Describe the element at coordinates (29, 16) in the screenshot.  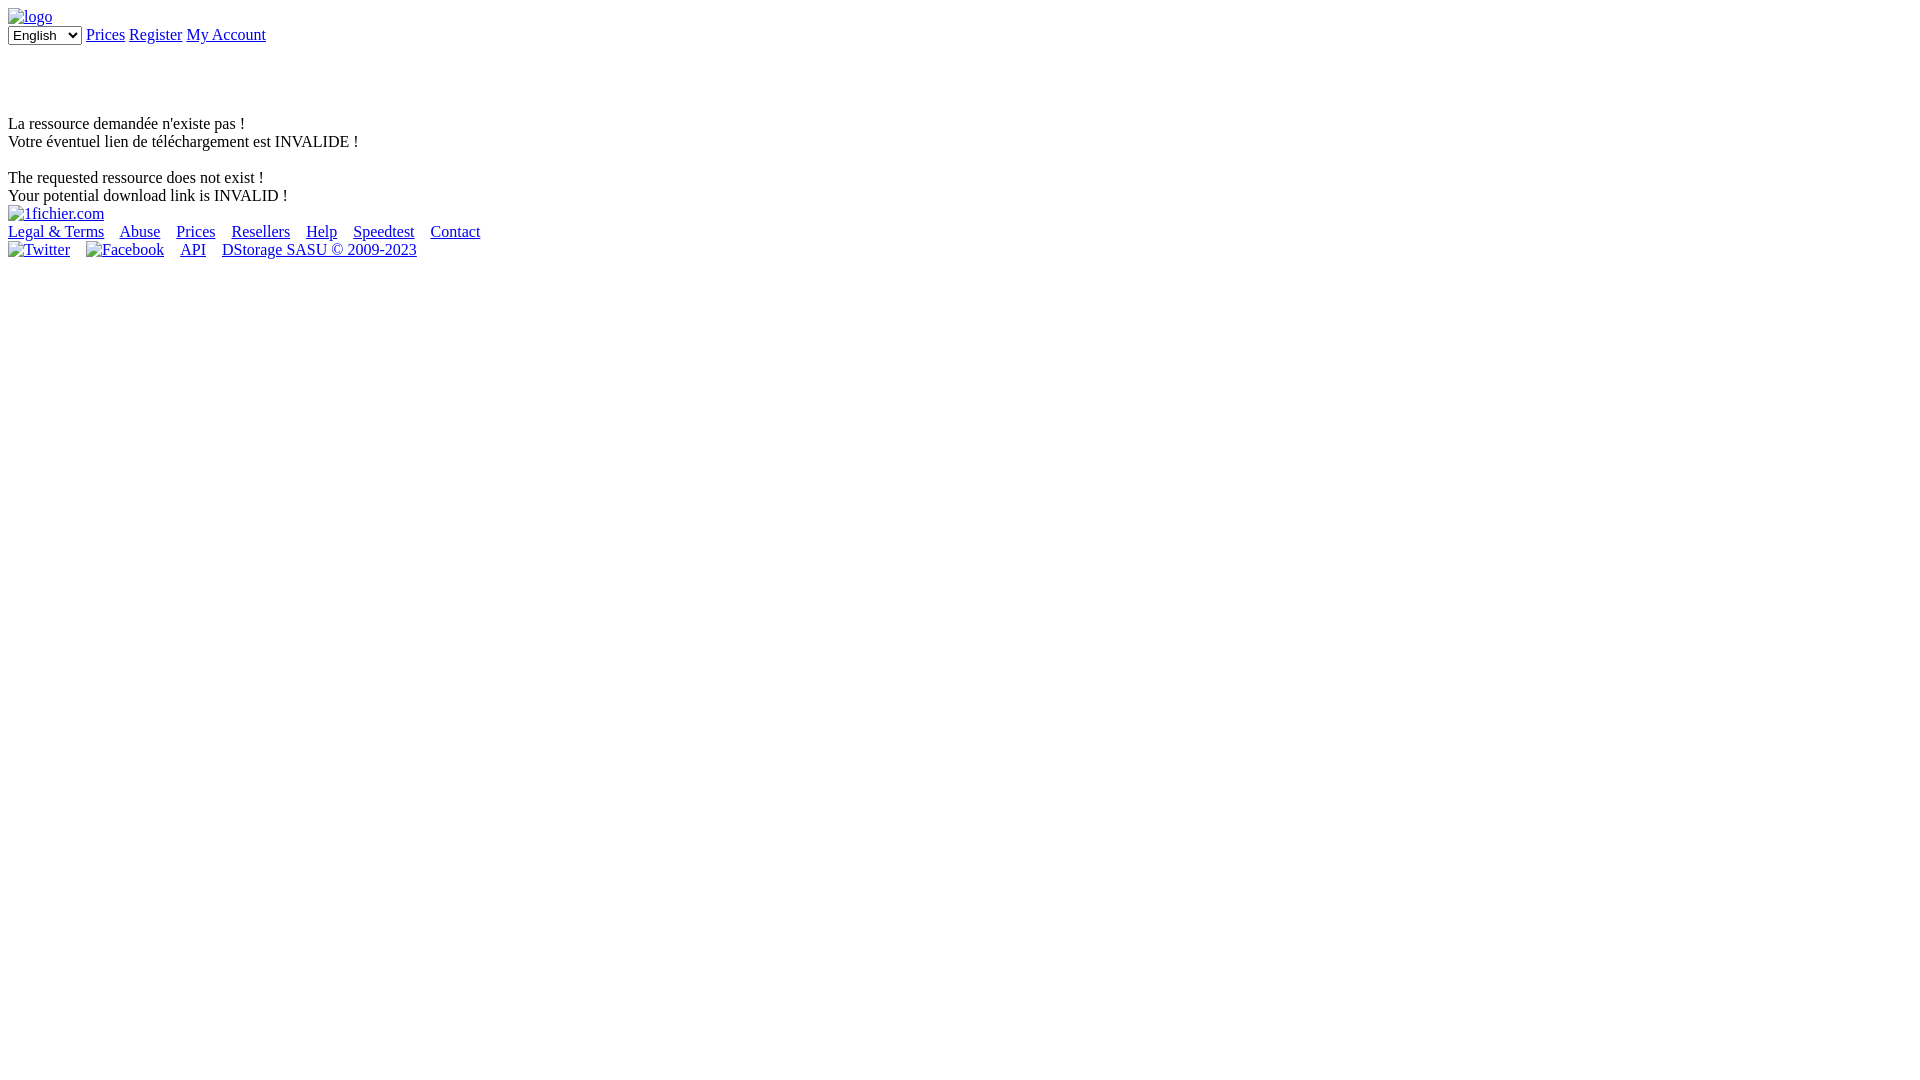
I see `'1fichier.com'` at that location.